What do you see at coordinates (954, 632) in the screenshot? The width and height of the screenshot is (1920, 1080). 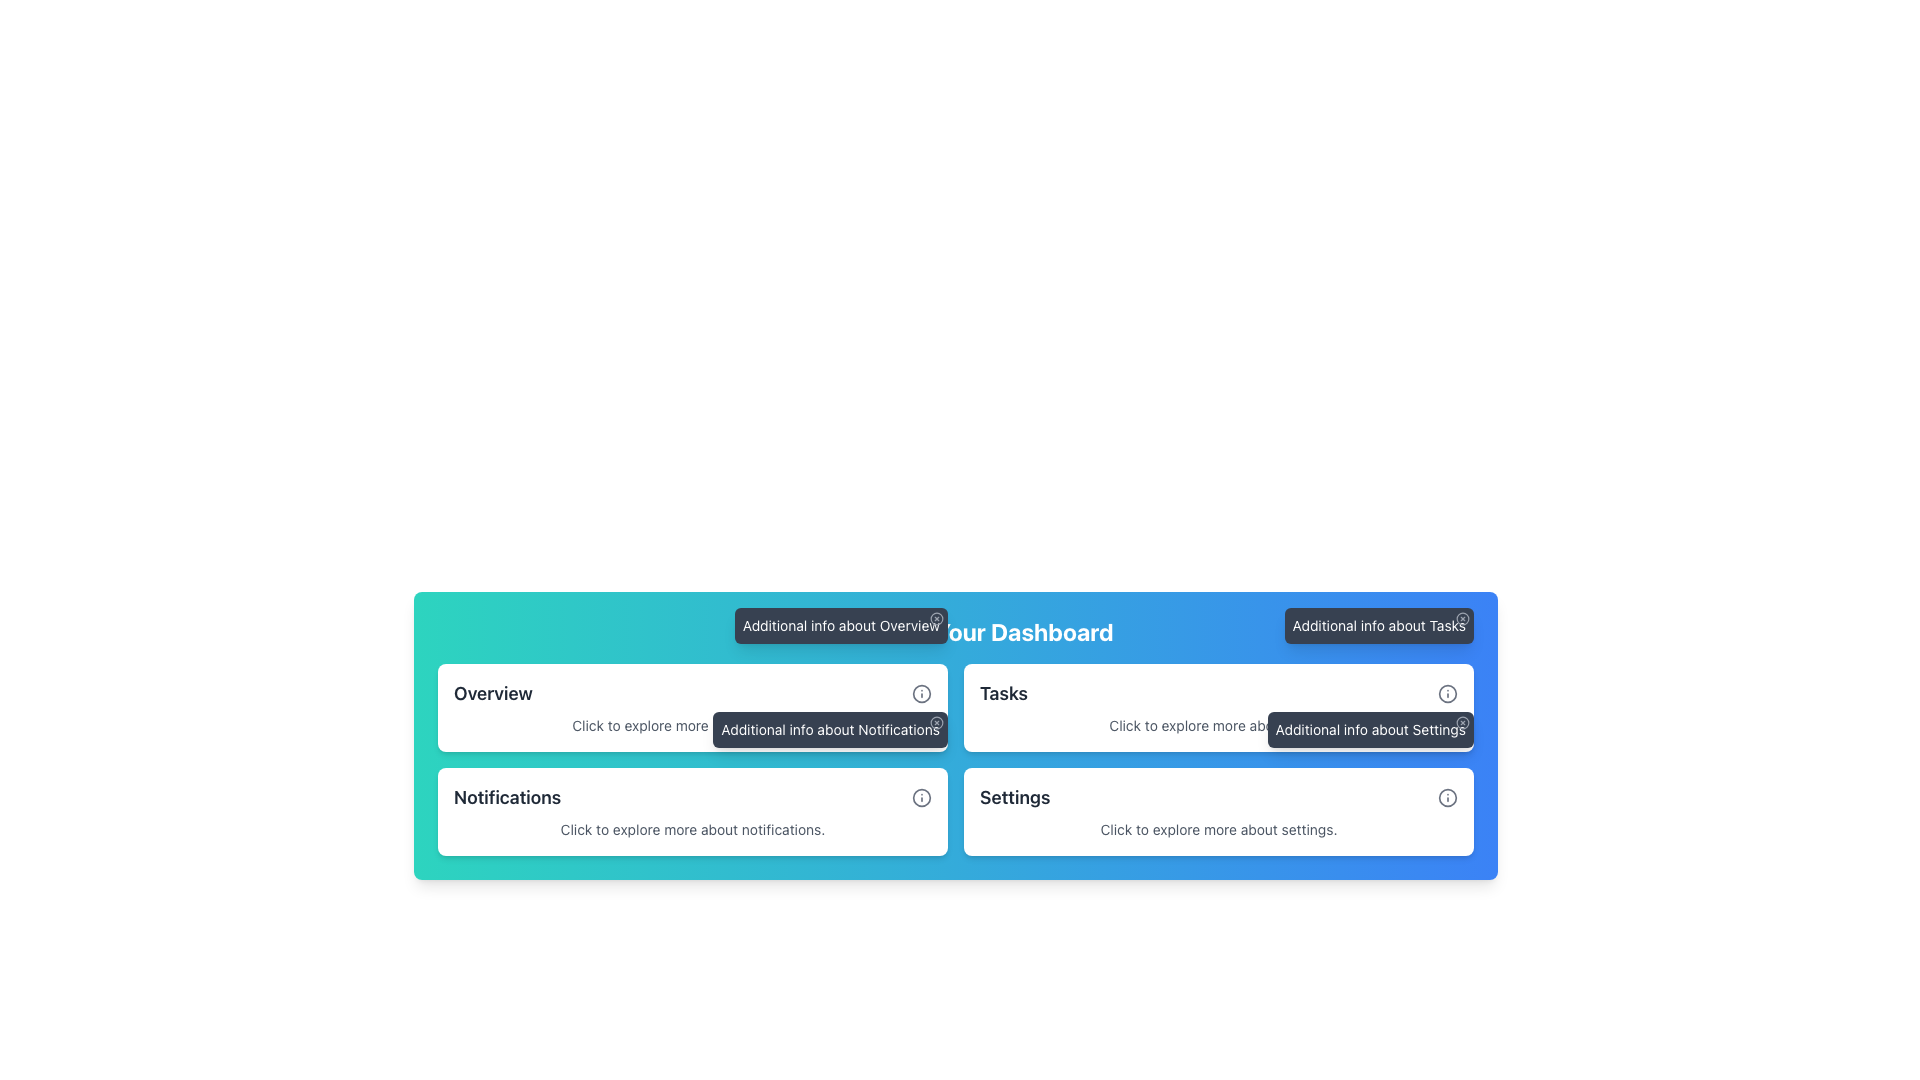 I see `the heading element at the top of the dashboard interface to apply accessibility tools` at bounding box center [954, 632].